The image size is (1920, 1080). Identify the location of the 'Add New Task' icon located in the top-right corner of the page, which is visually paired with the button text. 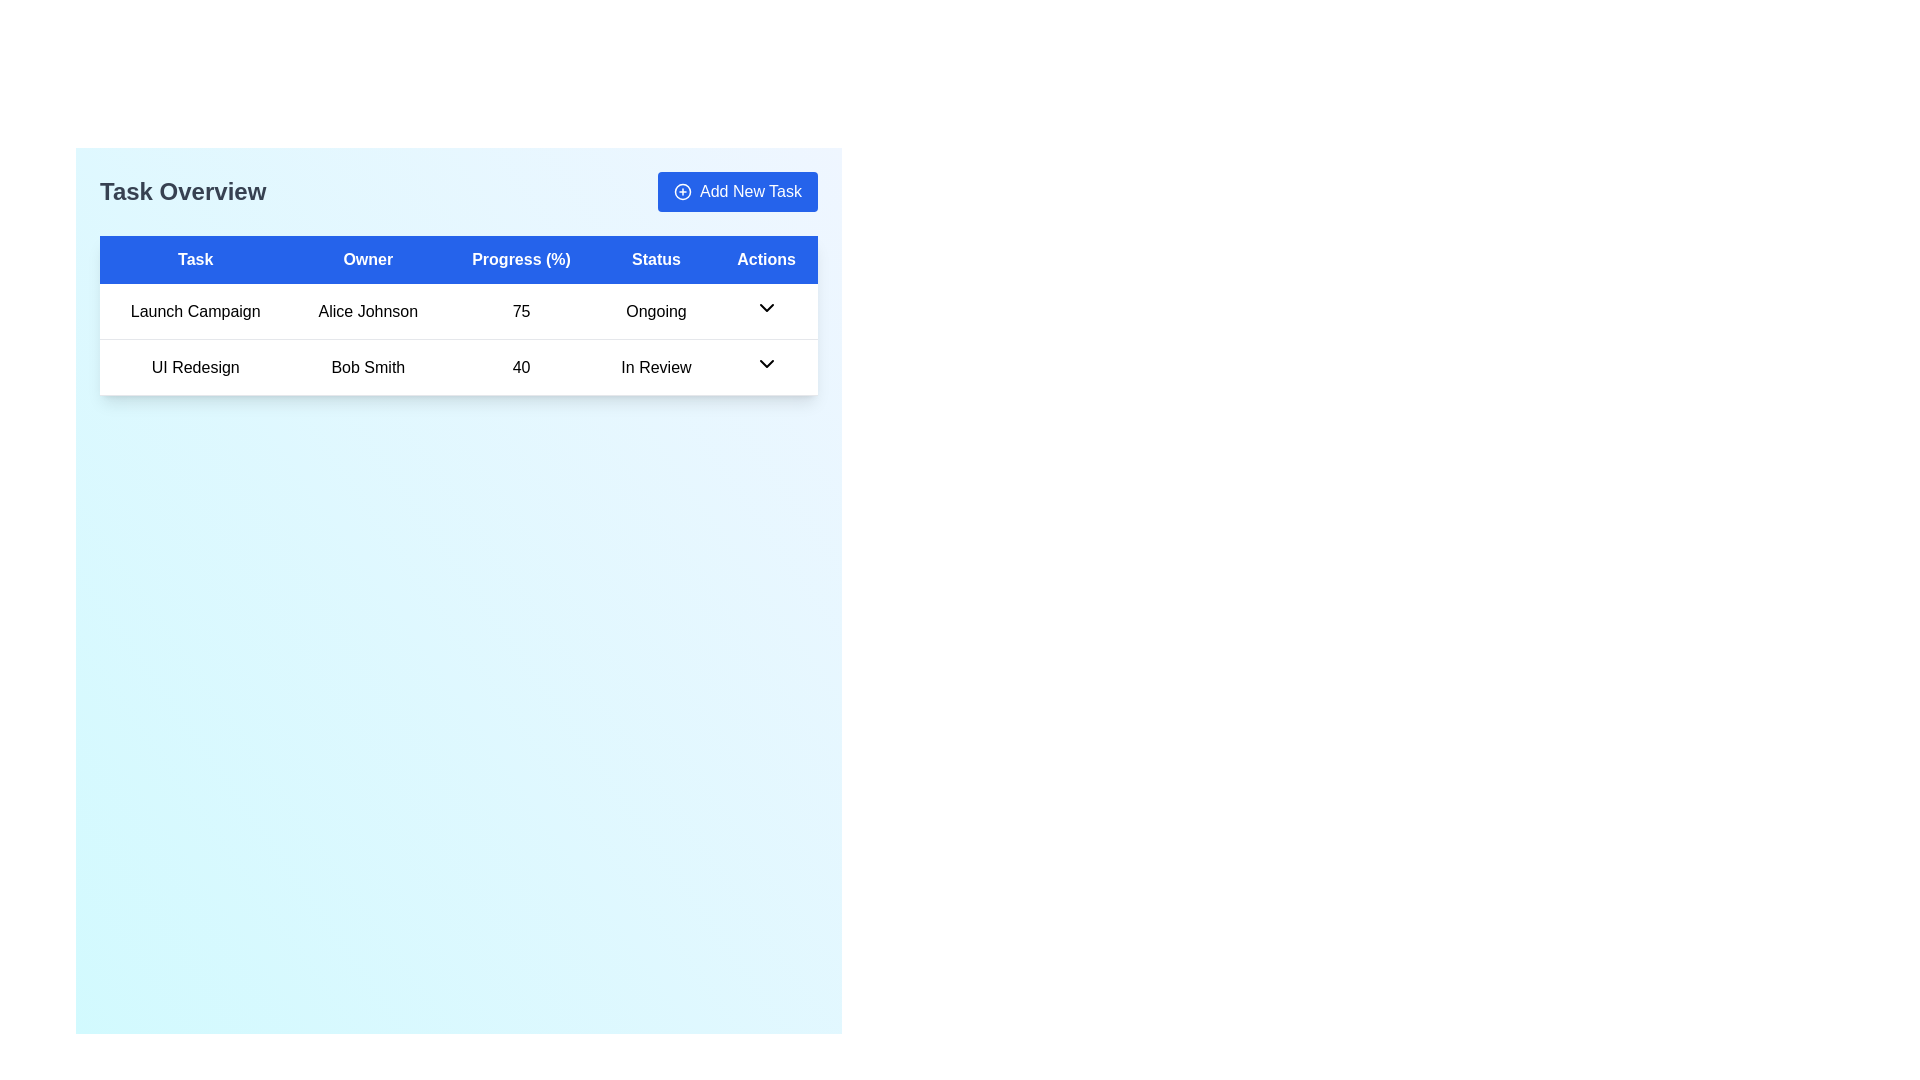
(682, 192).